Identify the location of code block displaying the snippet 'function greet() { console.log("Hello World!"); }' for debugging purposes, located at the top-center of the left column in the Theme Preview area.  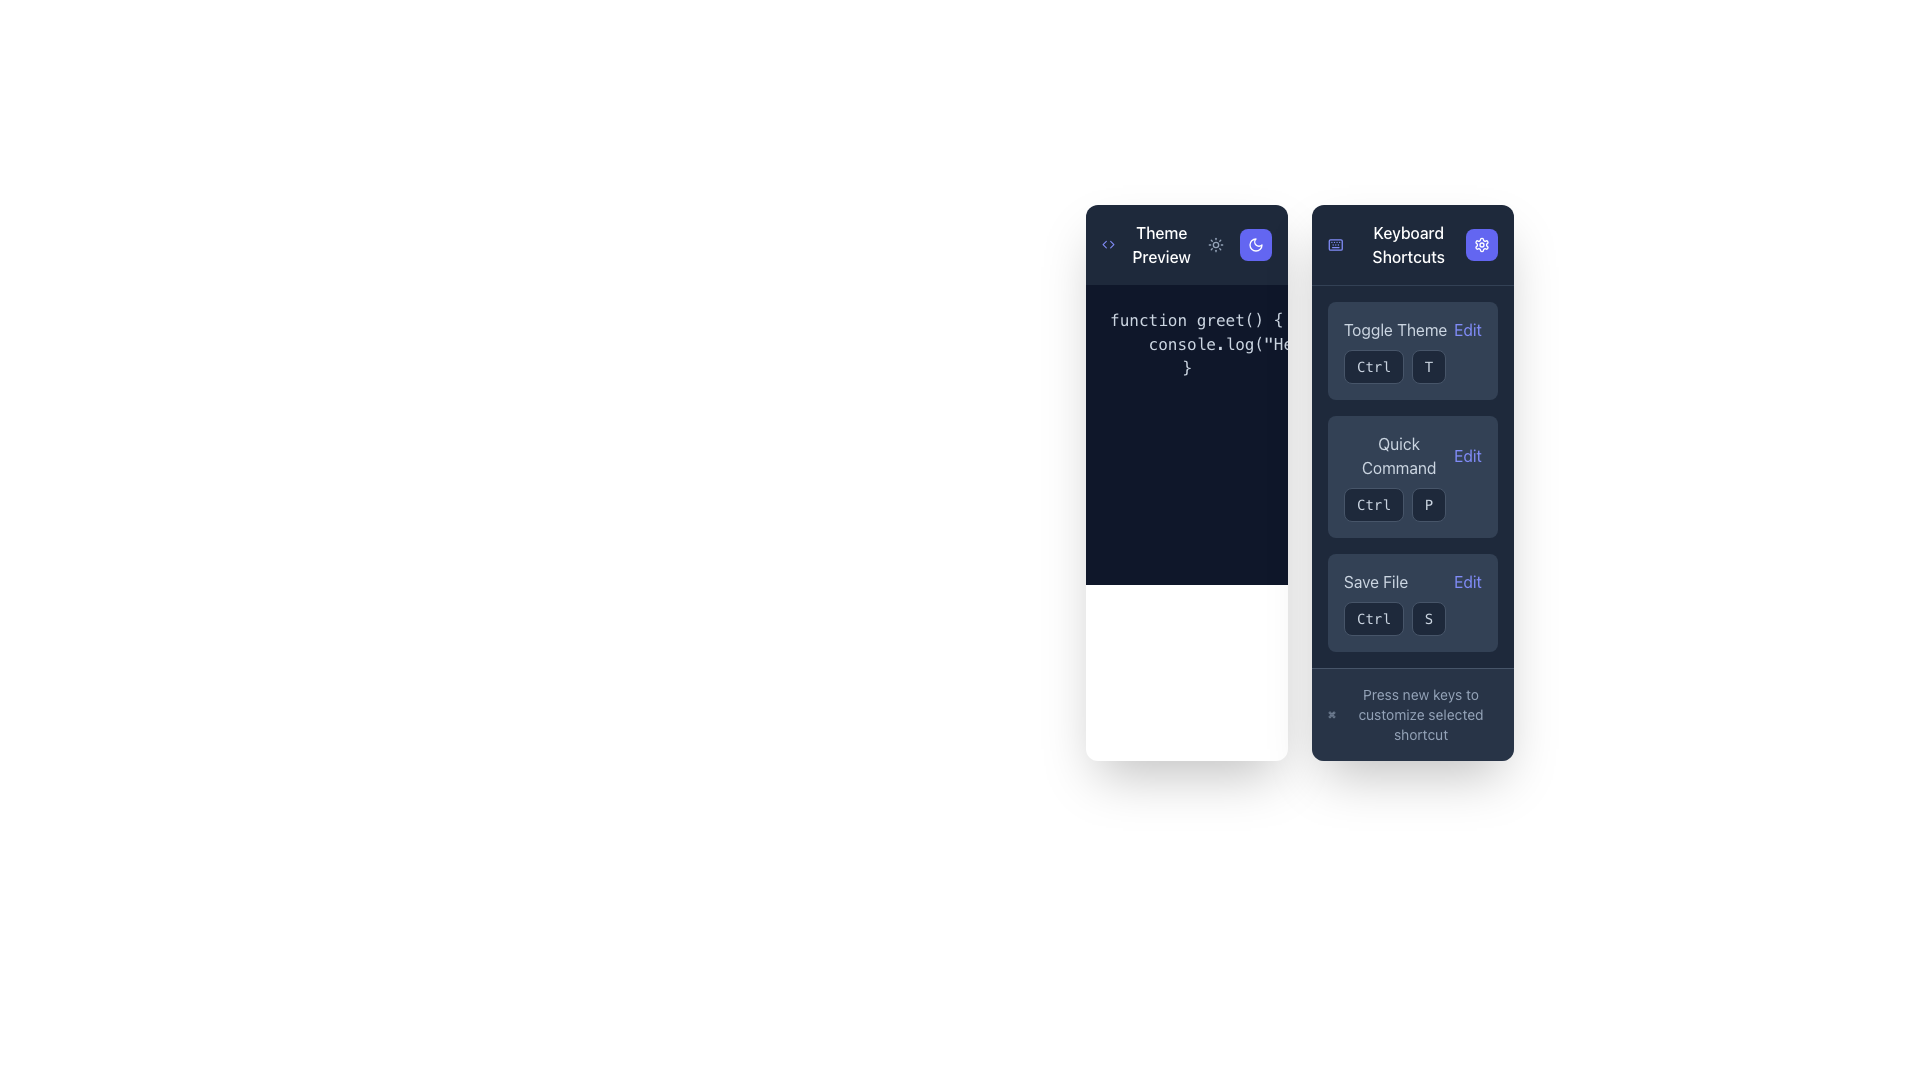
(1186, 343).